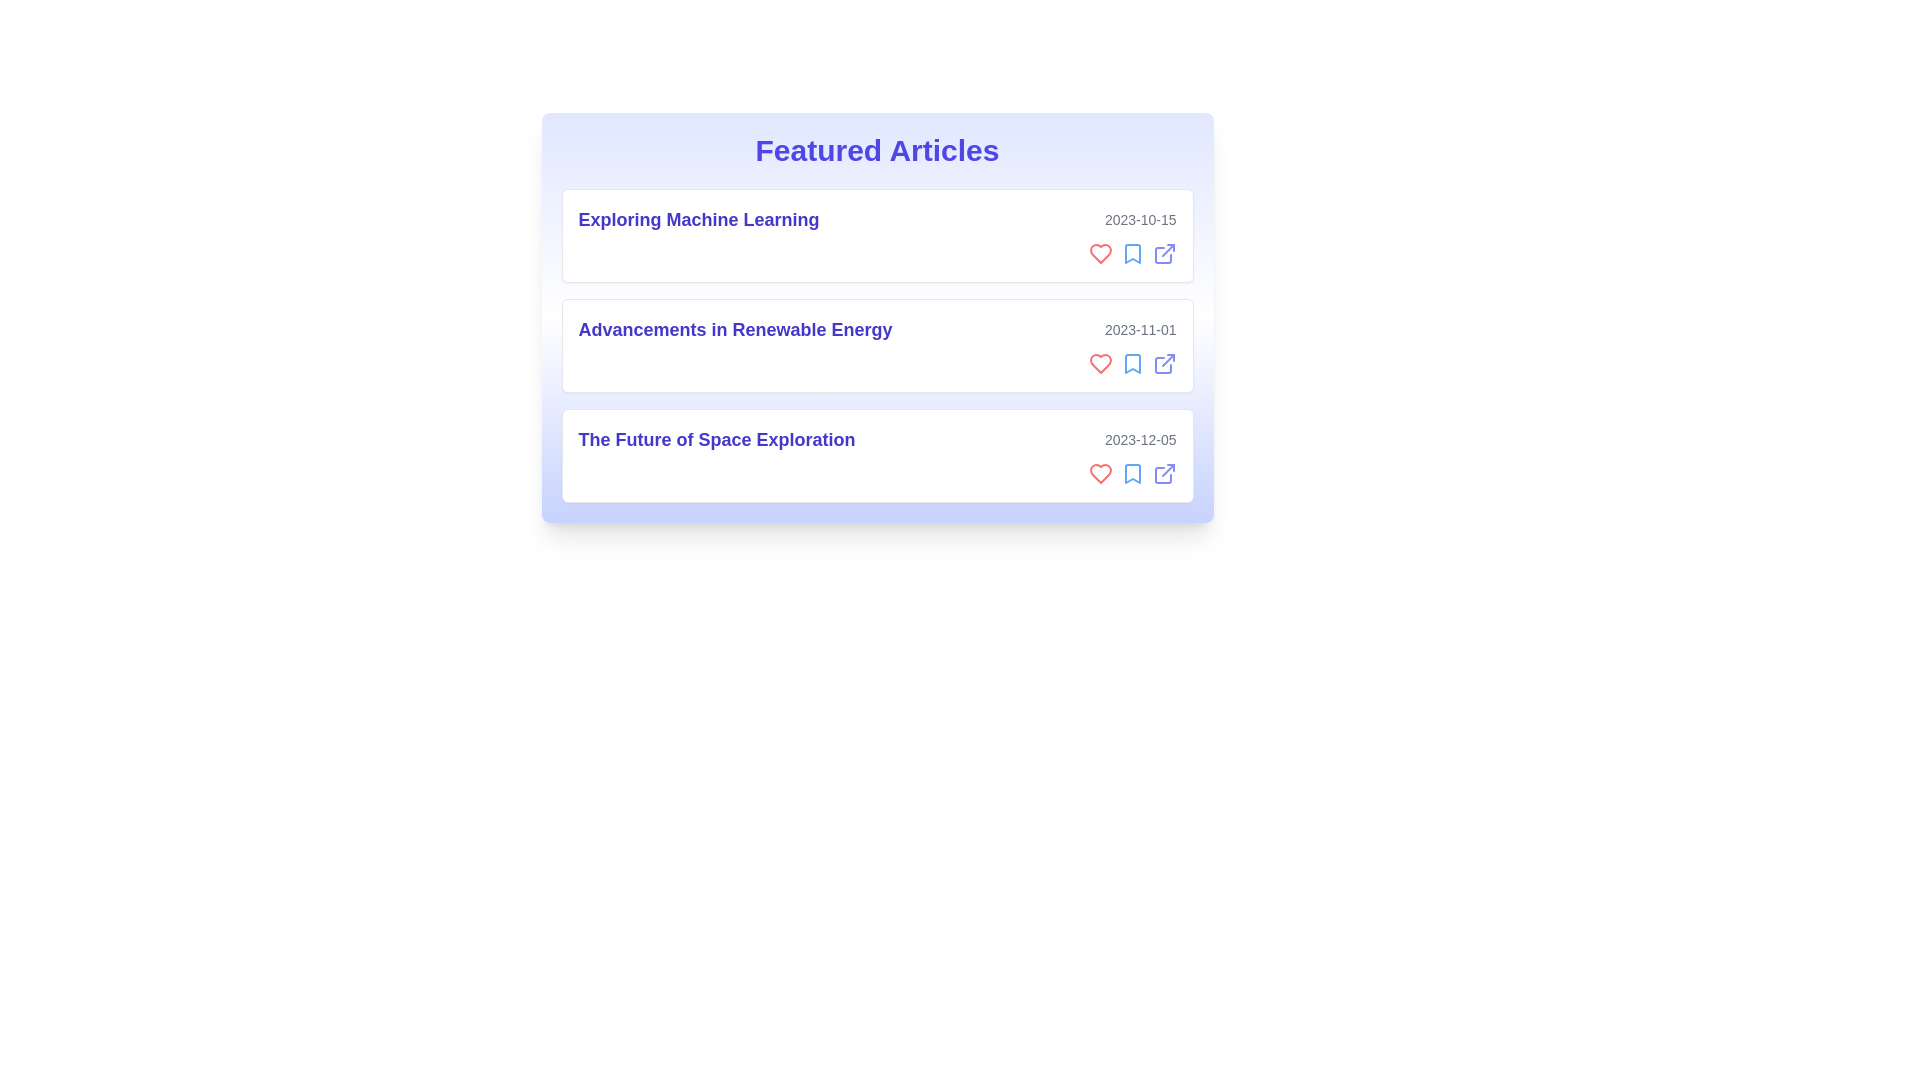 This screenshot has height=1080, width=1920. What do you see at coordinates (877, 234) in the screenshot?
I see `the article titled Exploring Machine Learning` at bounding box center [877, 234].